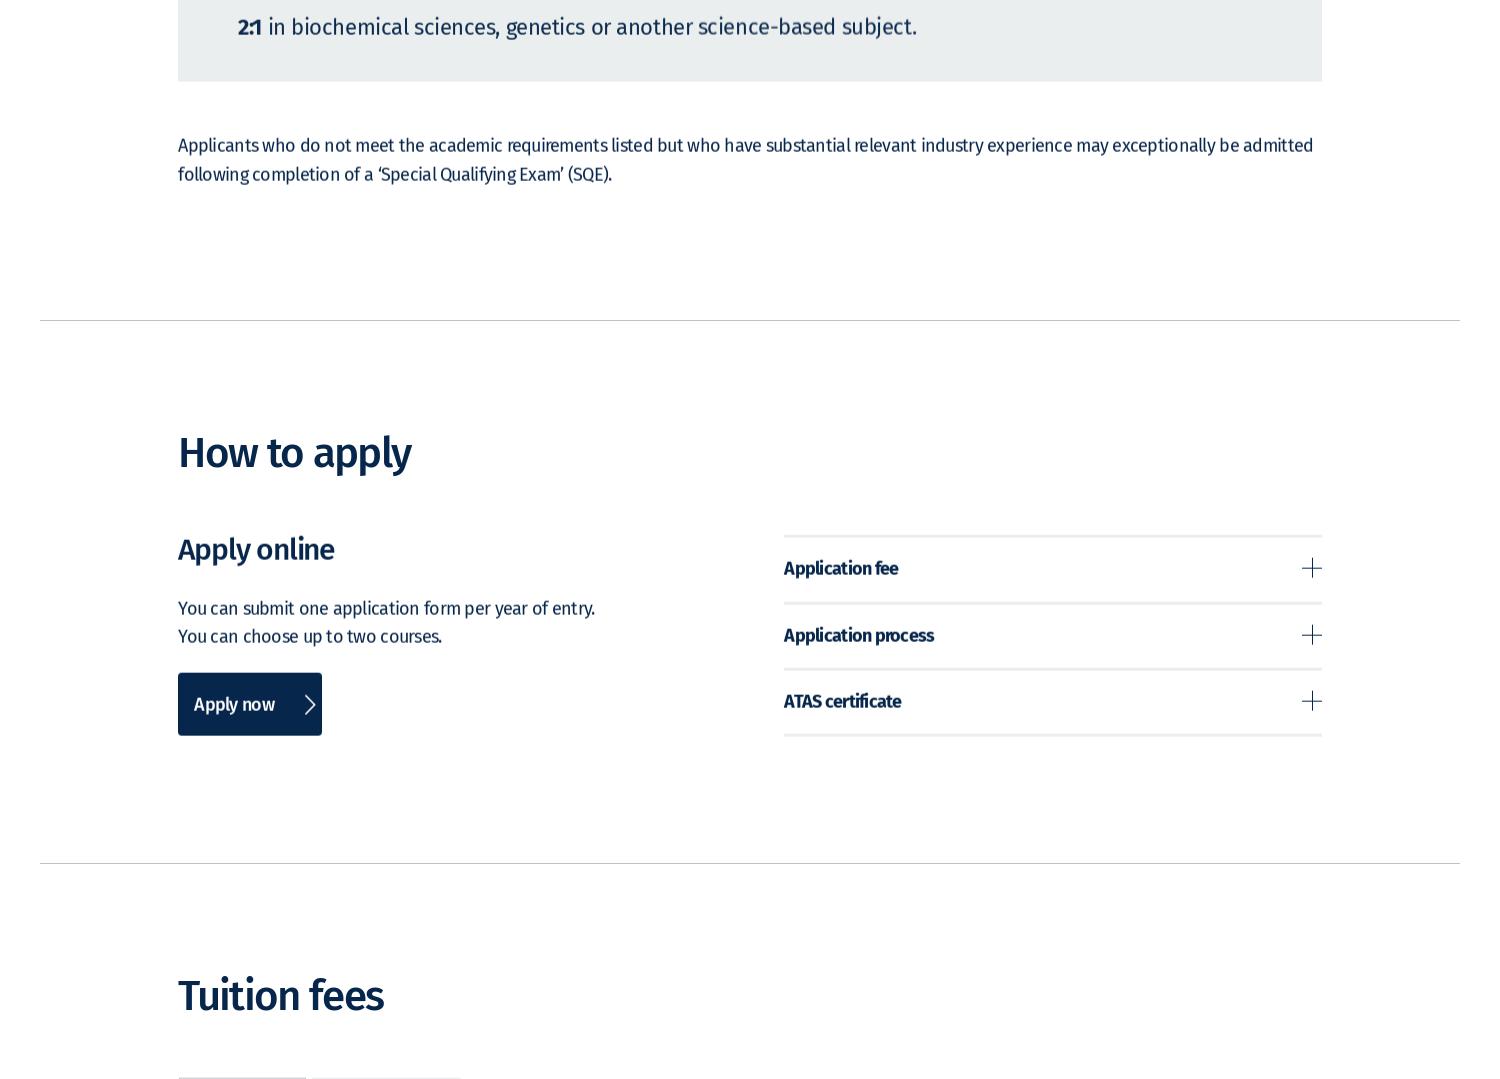  Describe the element at coordinates (255, 577) in the screenshot. I see `'Apply online'` at that location.